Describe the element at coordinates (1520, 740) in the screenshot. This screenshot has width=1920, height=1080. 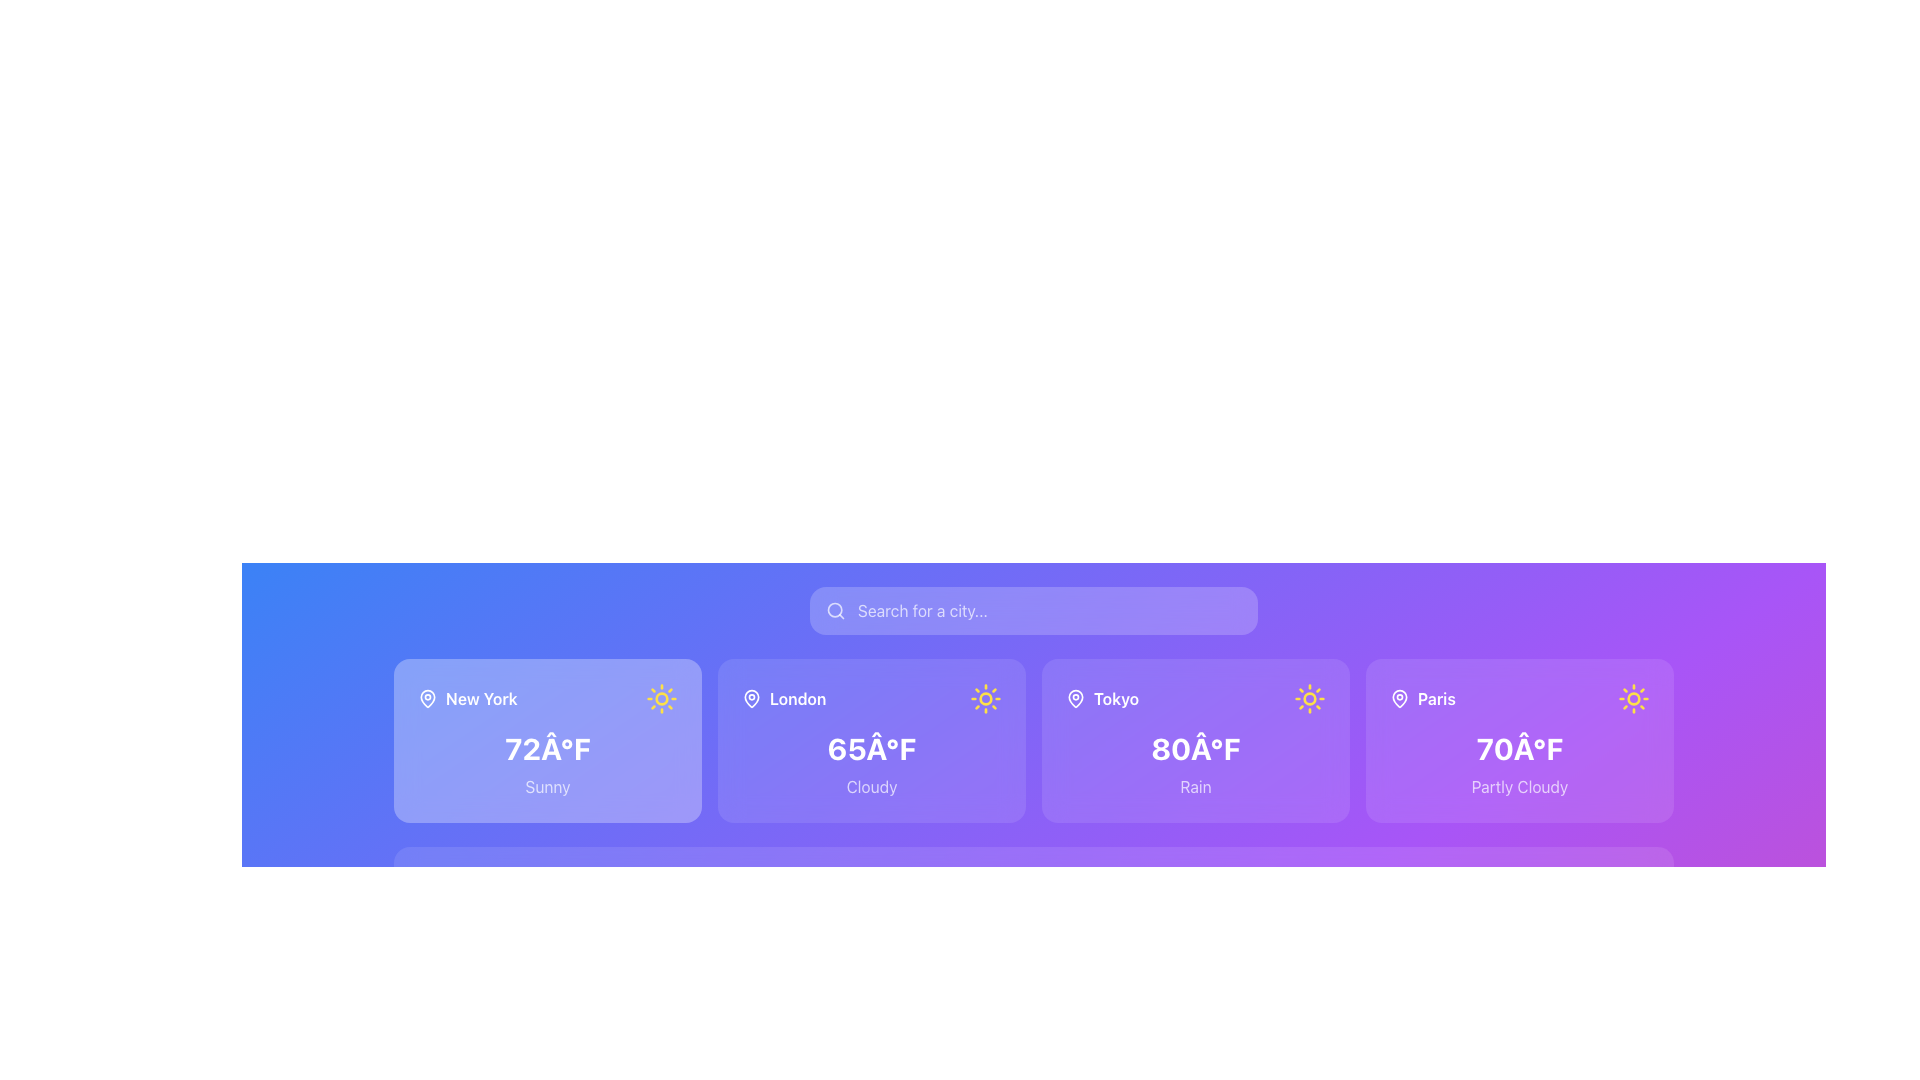
I see `the fourth weather card displaying weather details for Paris, located in the rightmost column` at that location.